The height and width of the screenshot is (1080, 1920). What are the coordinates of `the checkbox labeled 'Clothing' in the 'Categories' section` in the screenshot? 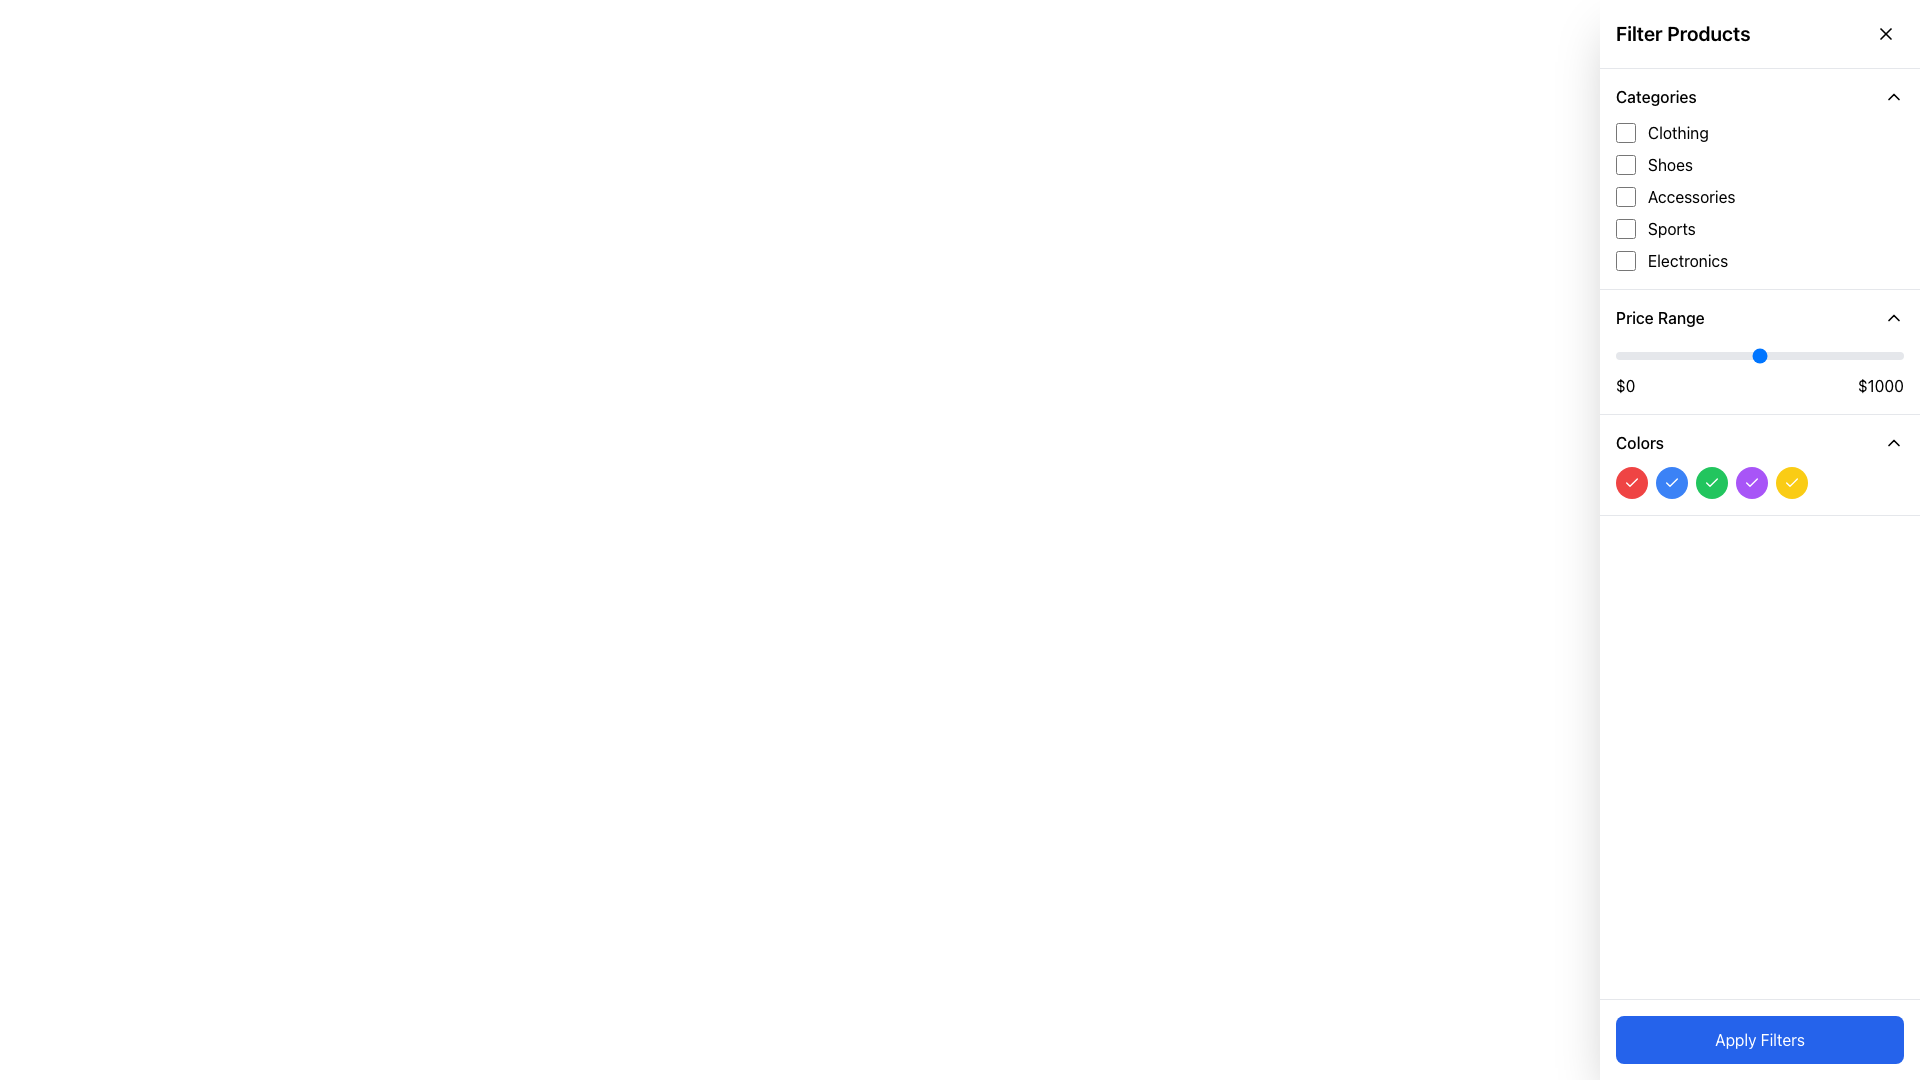 It's located at (1760, 132).